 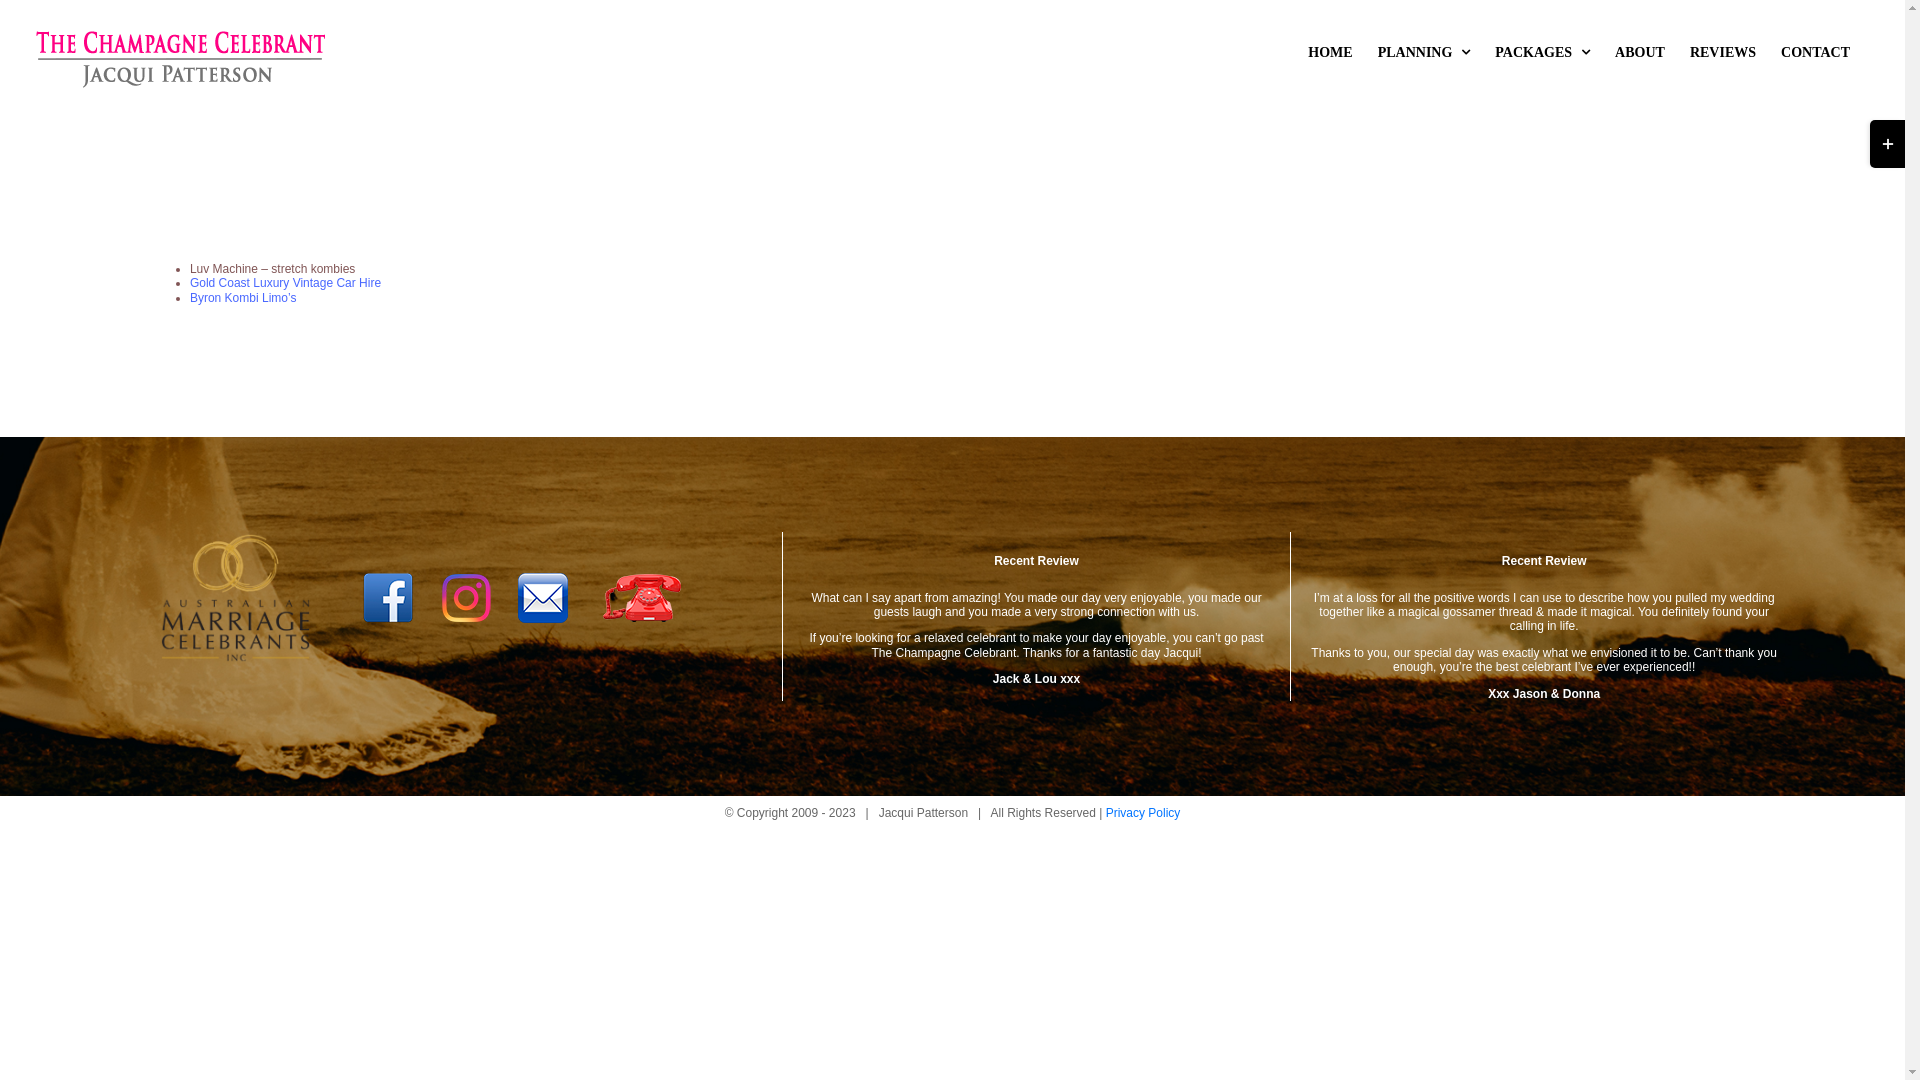 I want to click on 'CONTACT', so click(x=1815, y=51).